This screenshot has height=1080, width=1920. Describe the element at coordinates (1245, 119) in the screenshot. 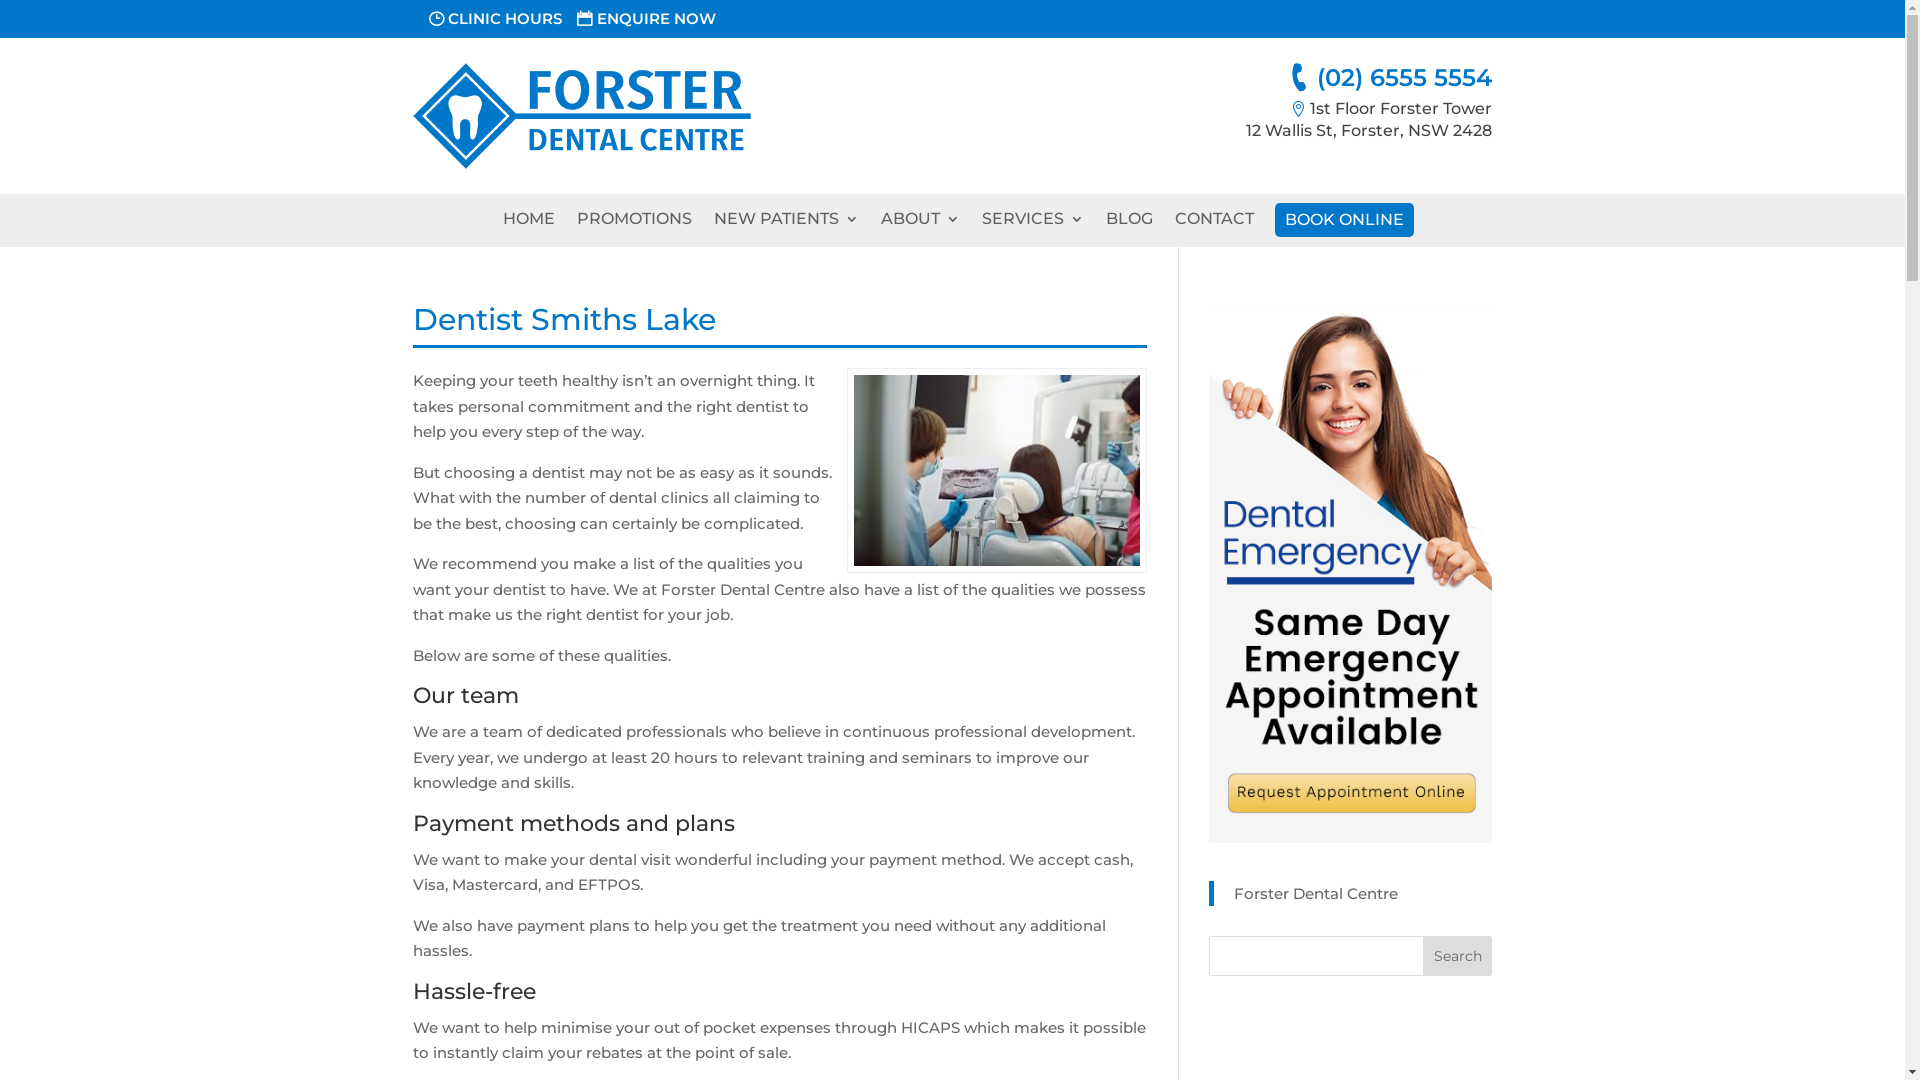

I see `'1st Floor Forster Tower` at that location.